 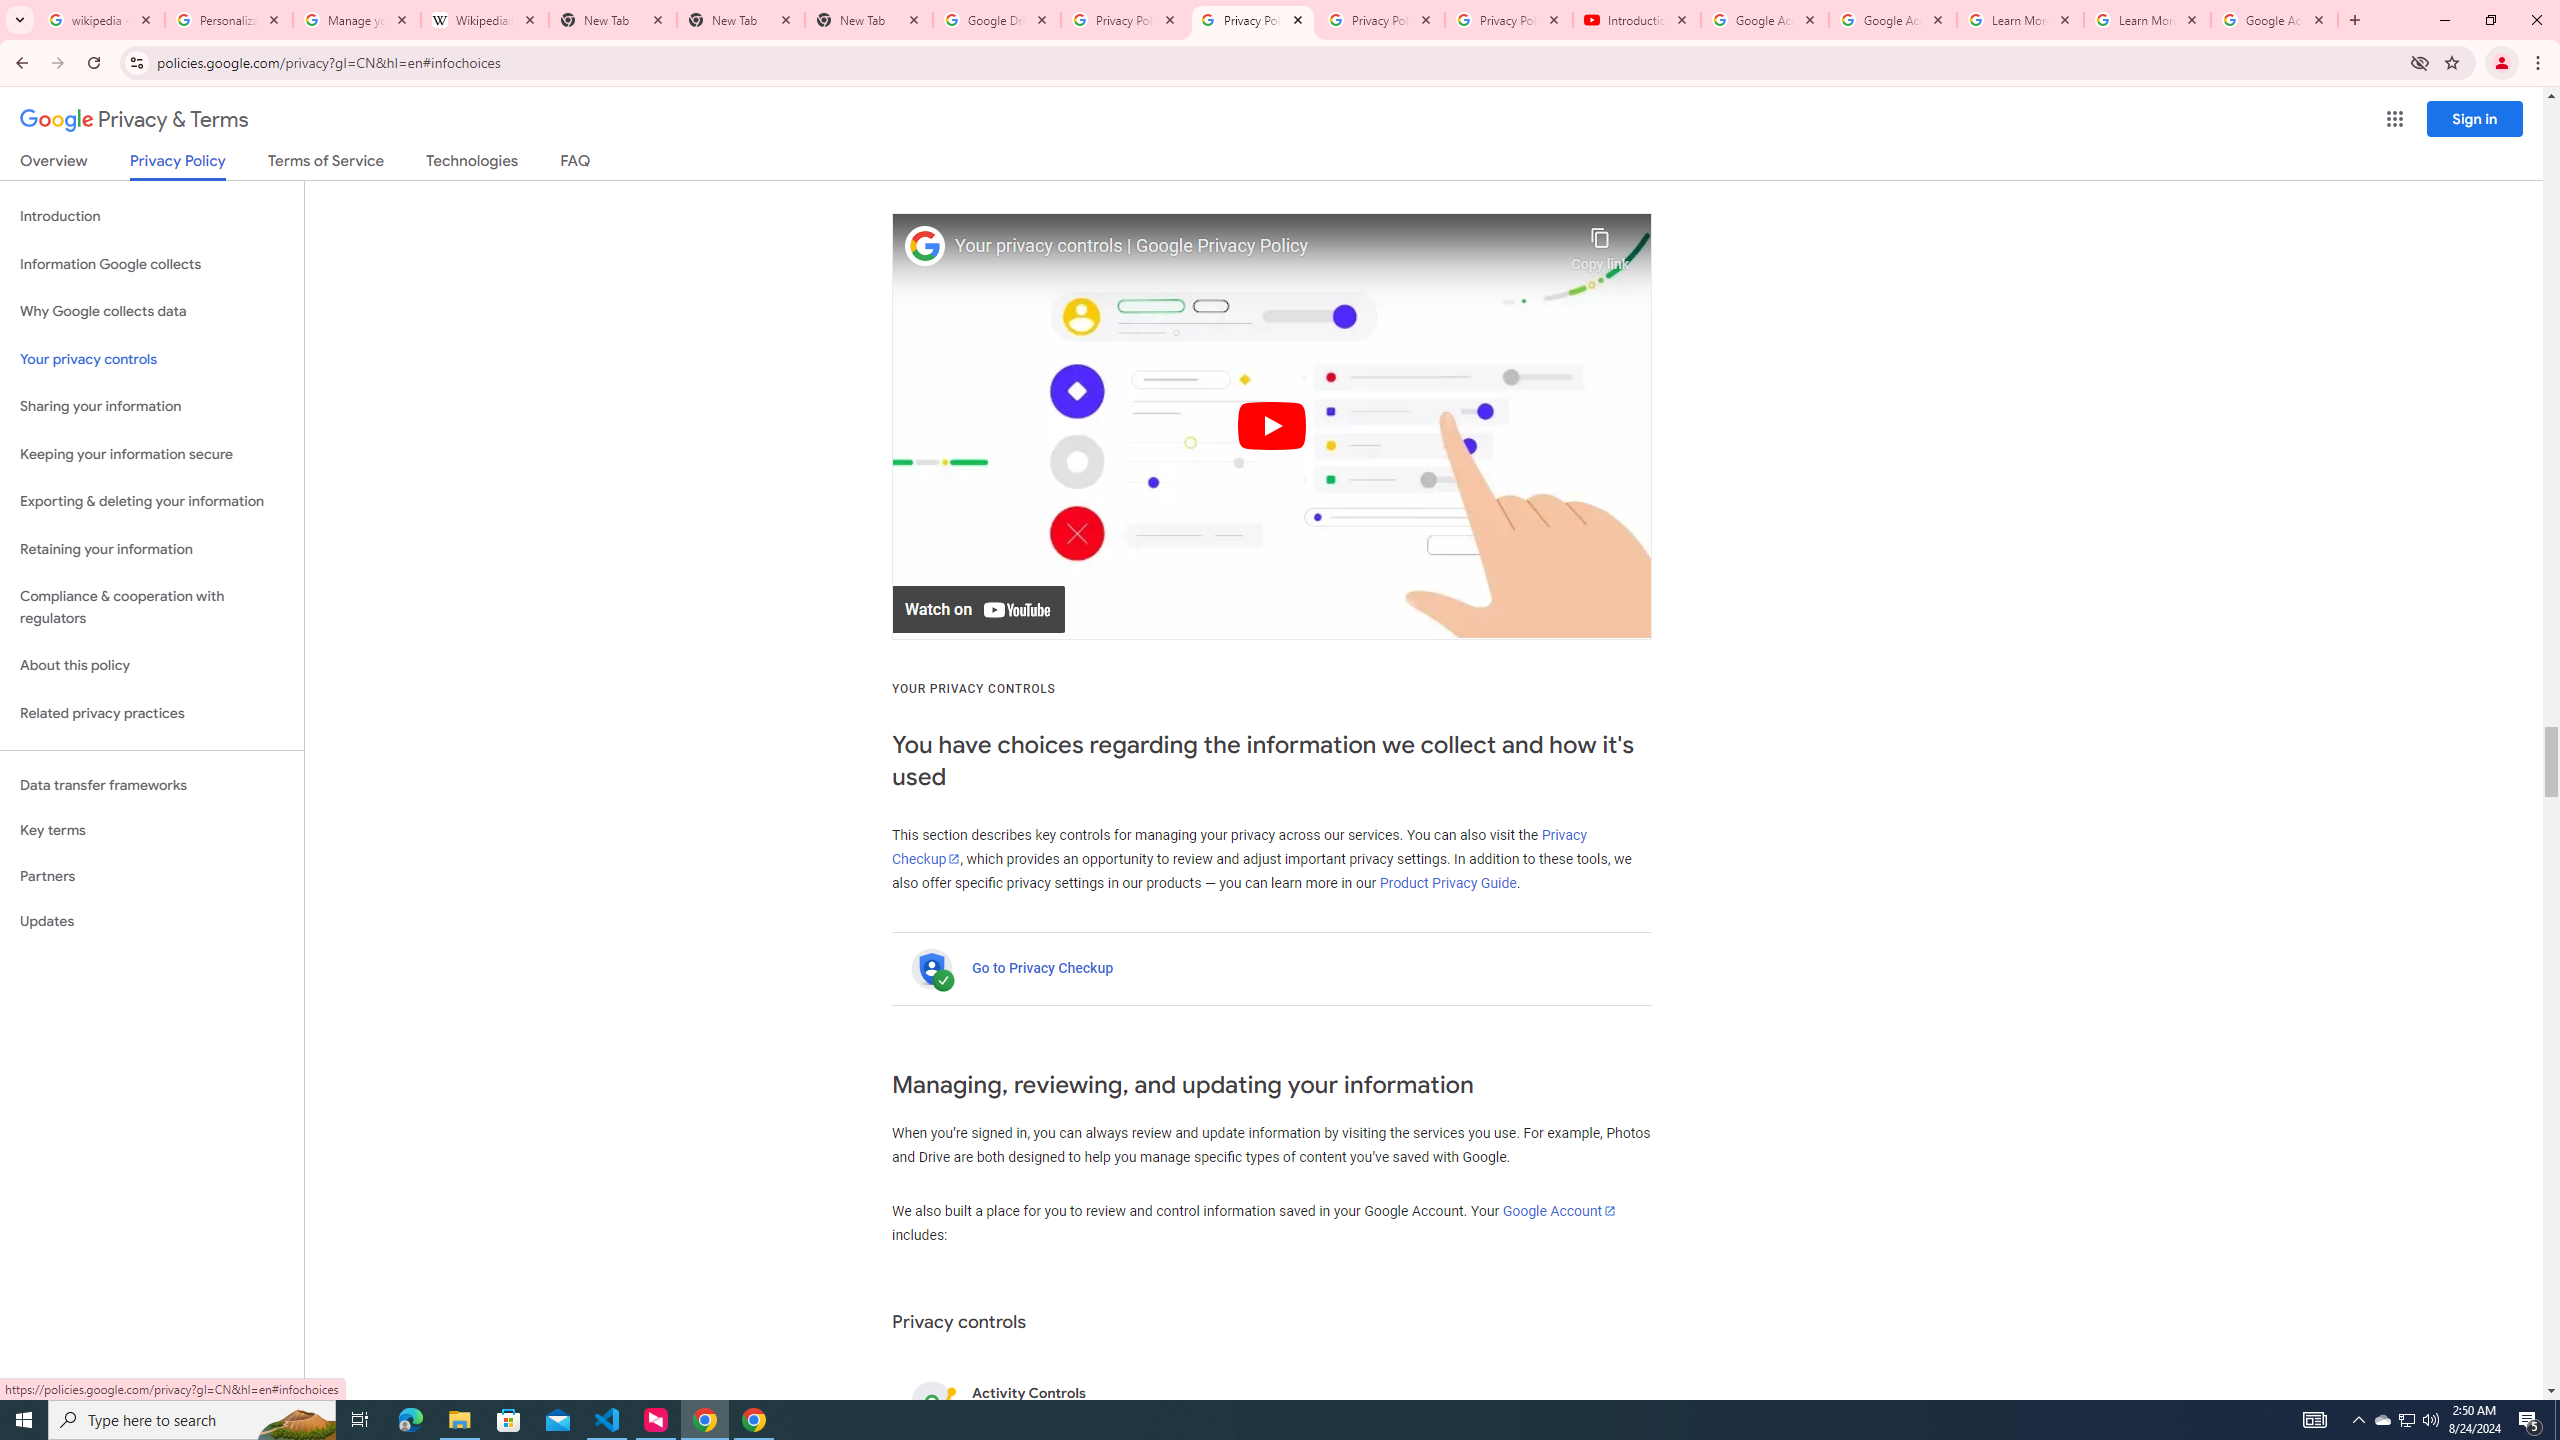 I want to click on 'Third-party cookies blocked', so click(x=2420, y=61).